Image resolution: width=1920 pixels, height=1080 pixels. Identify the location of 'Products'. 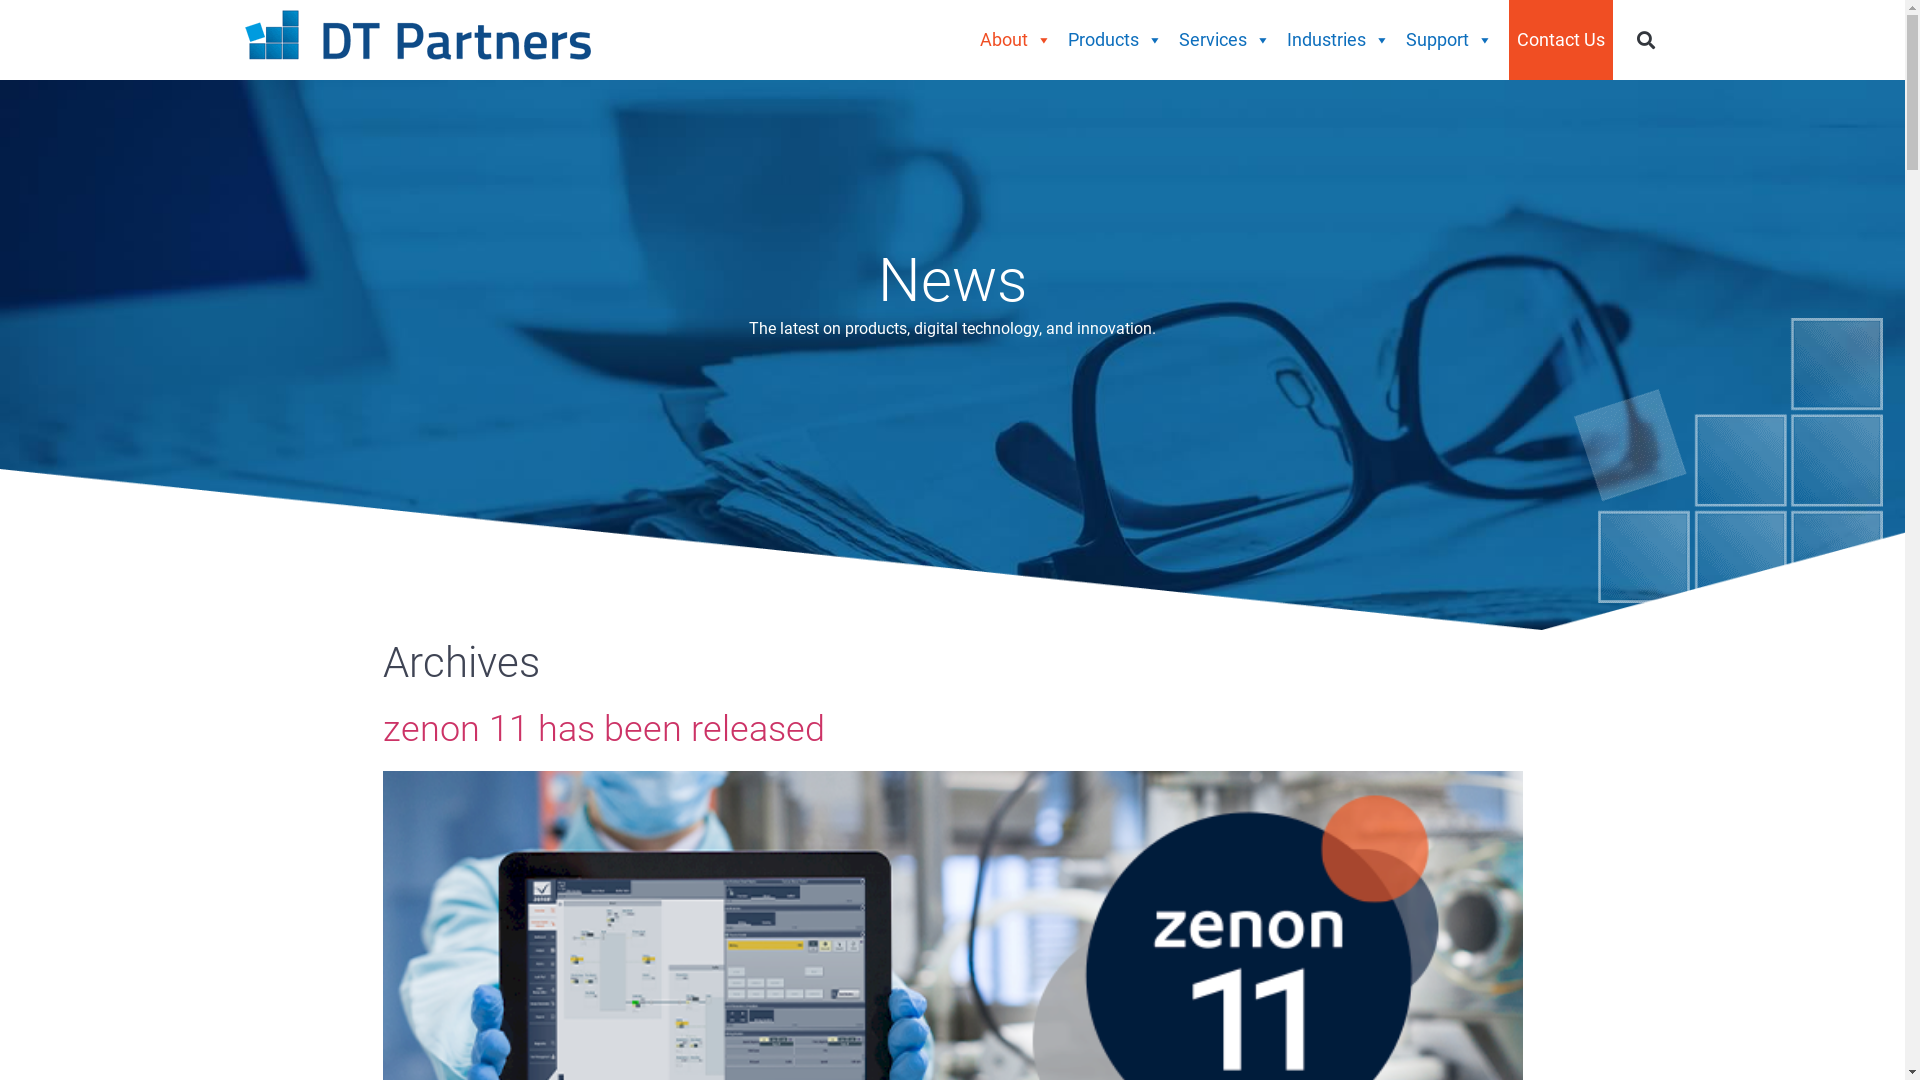
(1114, 39).